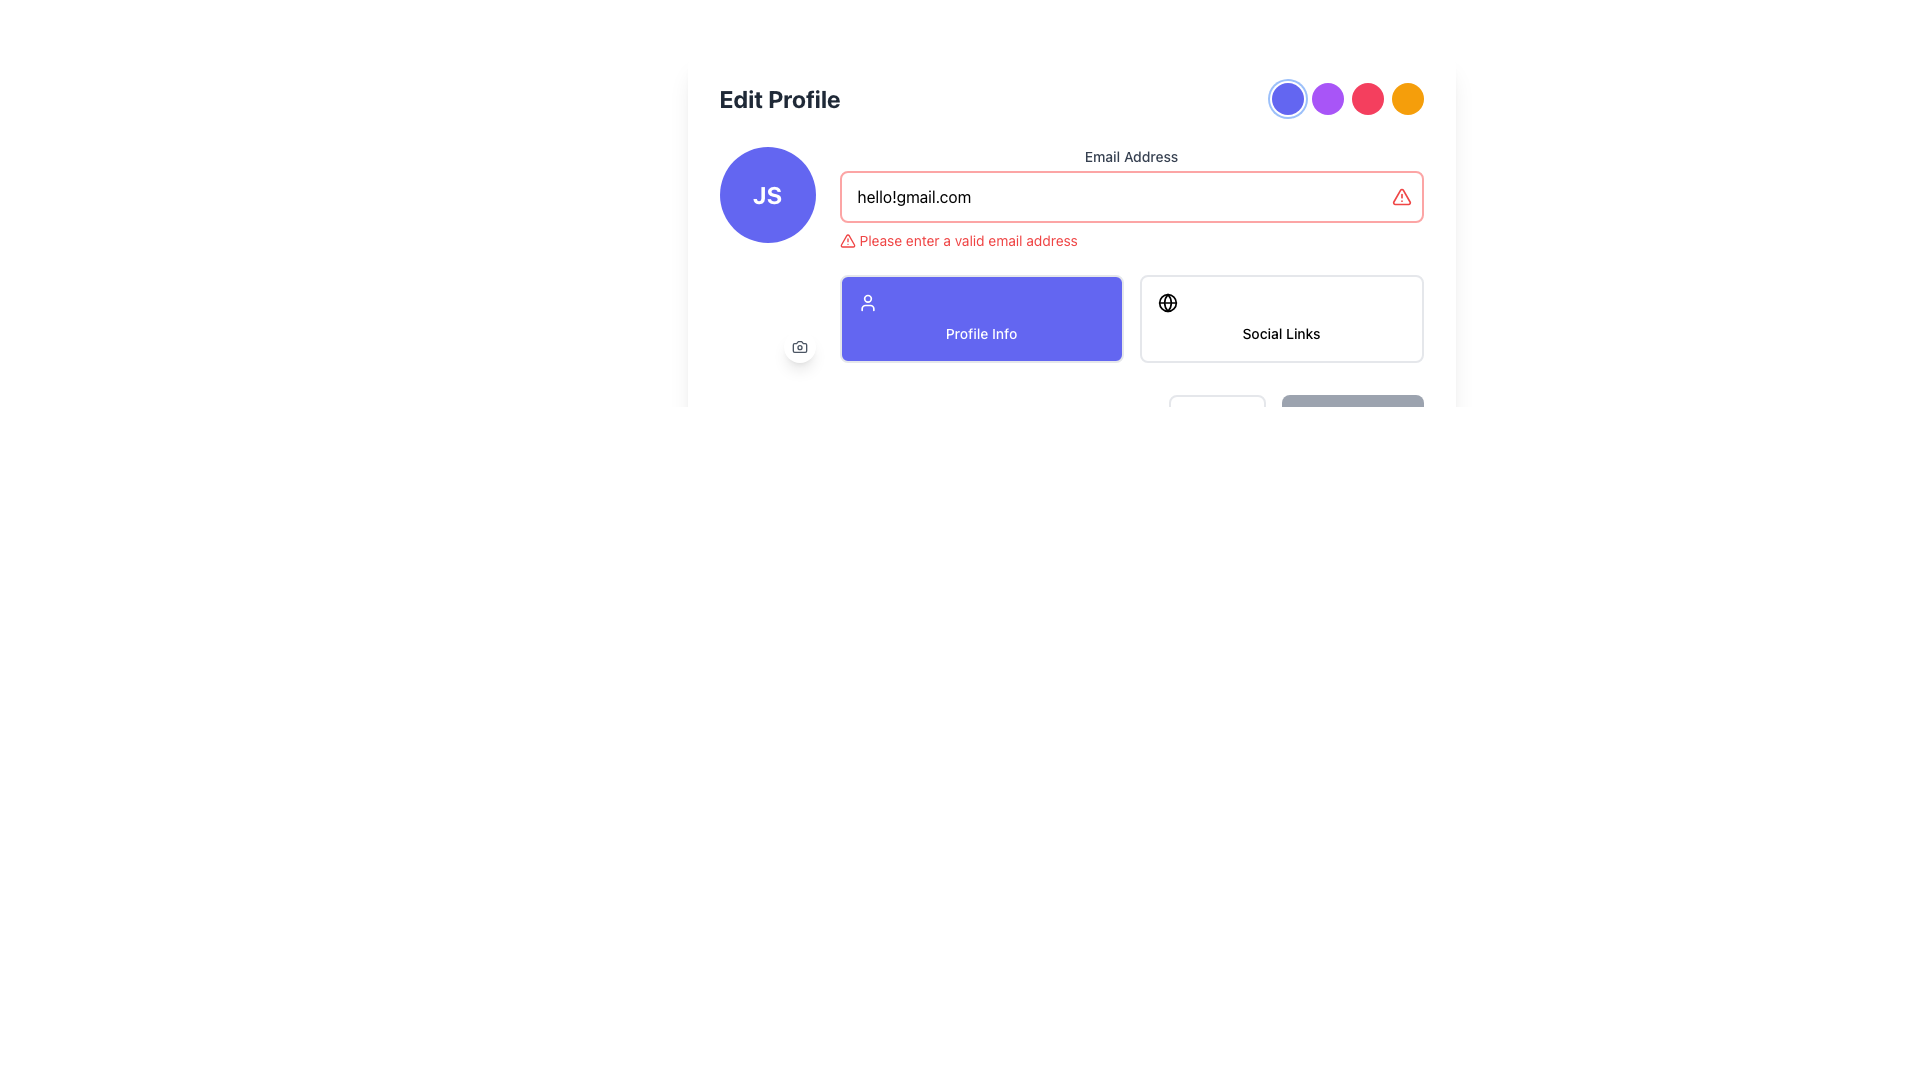  What do you see at coordinates (1131, 156) in the screenshot?
I see `the 'Email Address' label, which is styled with a smaller font size and light gray color, positioned directly above the email input field` at bounding box center [1131, 156].